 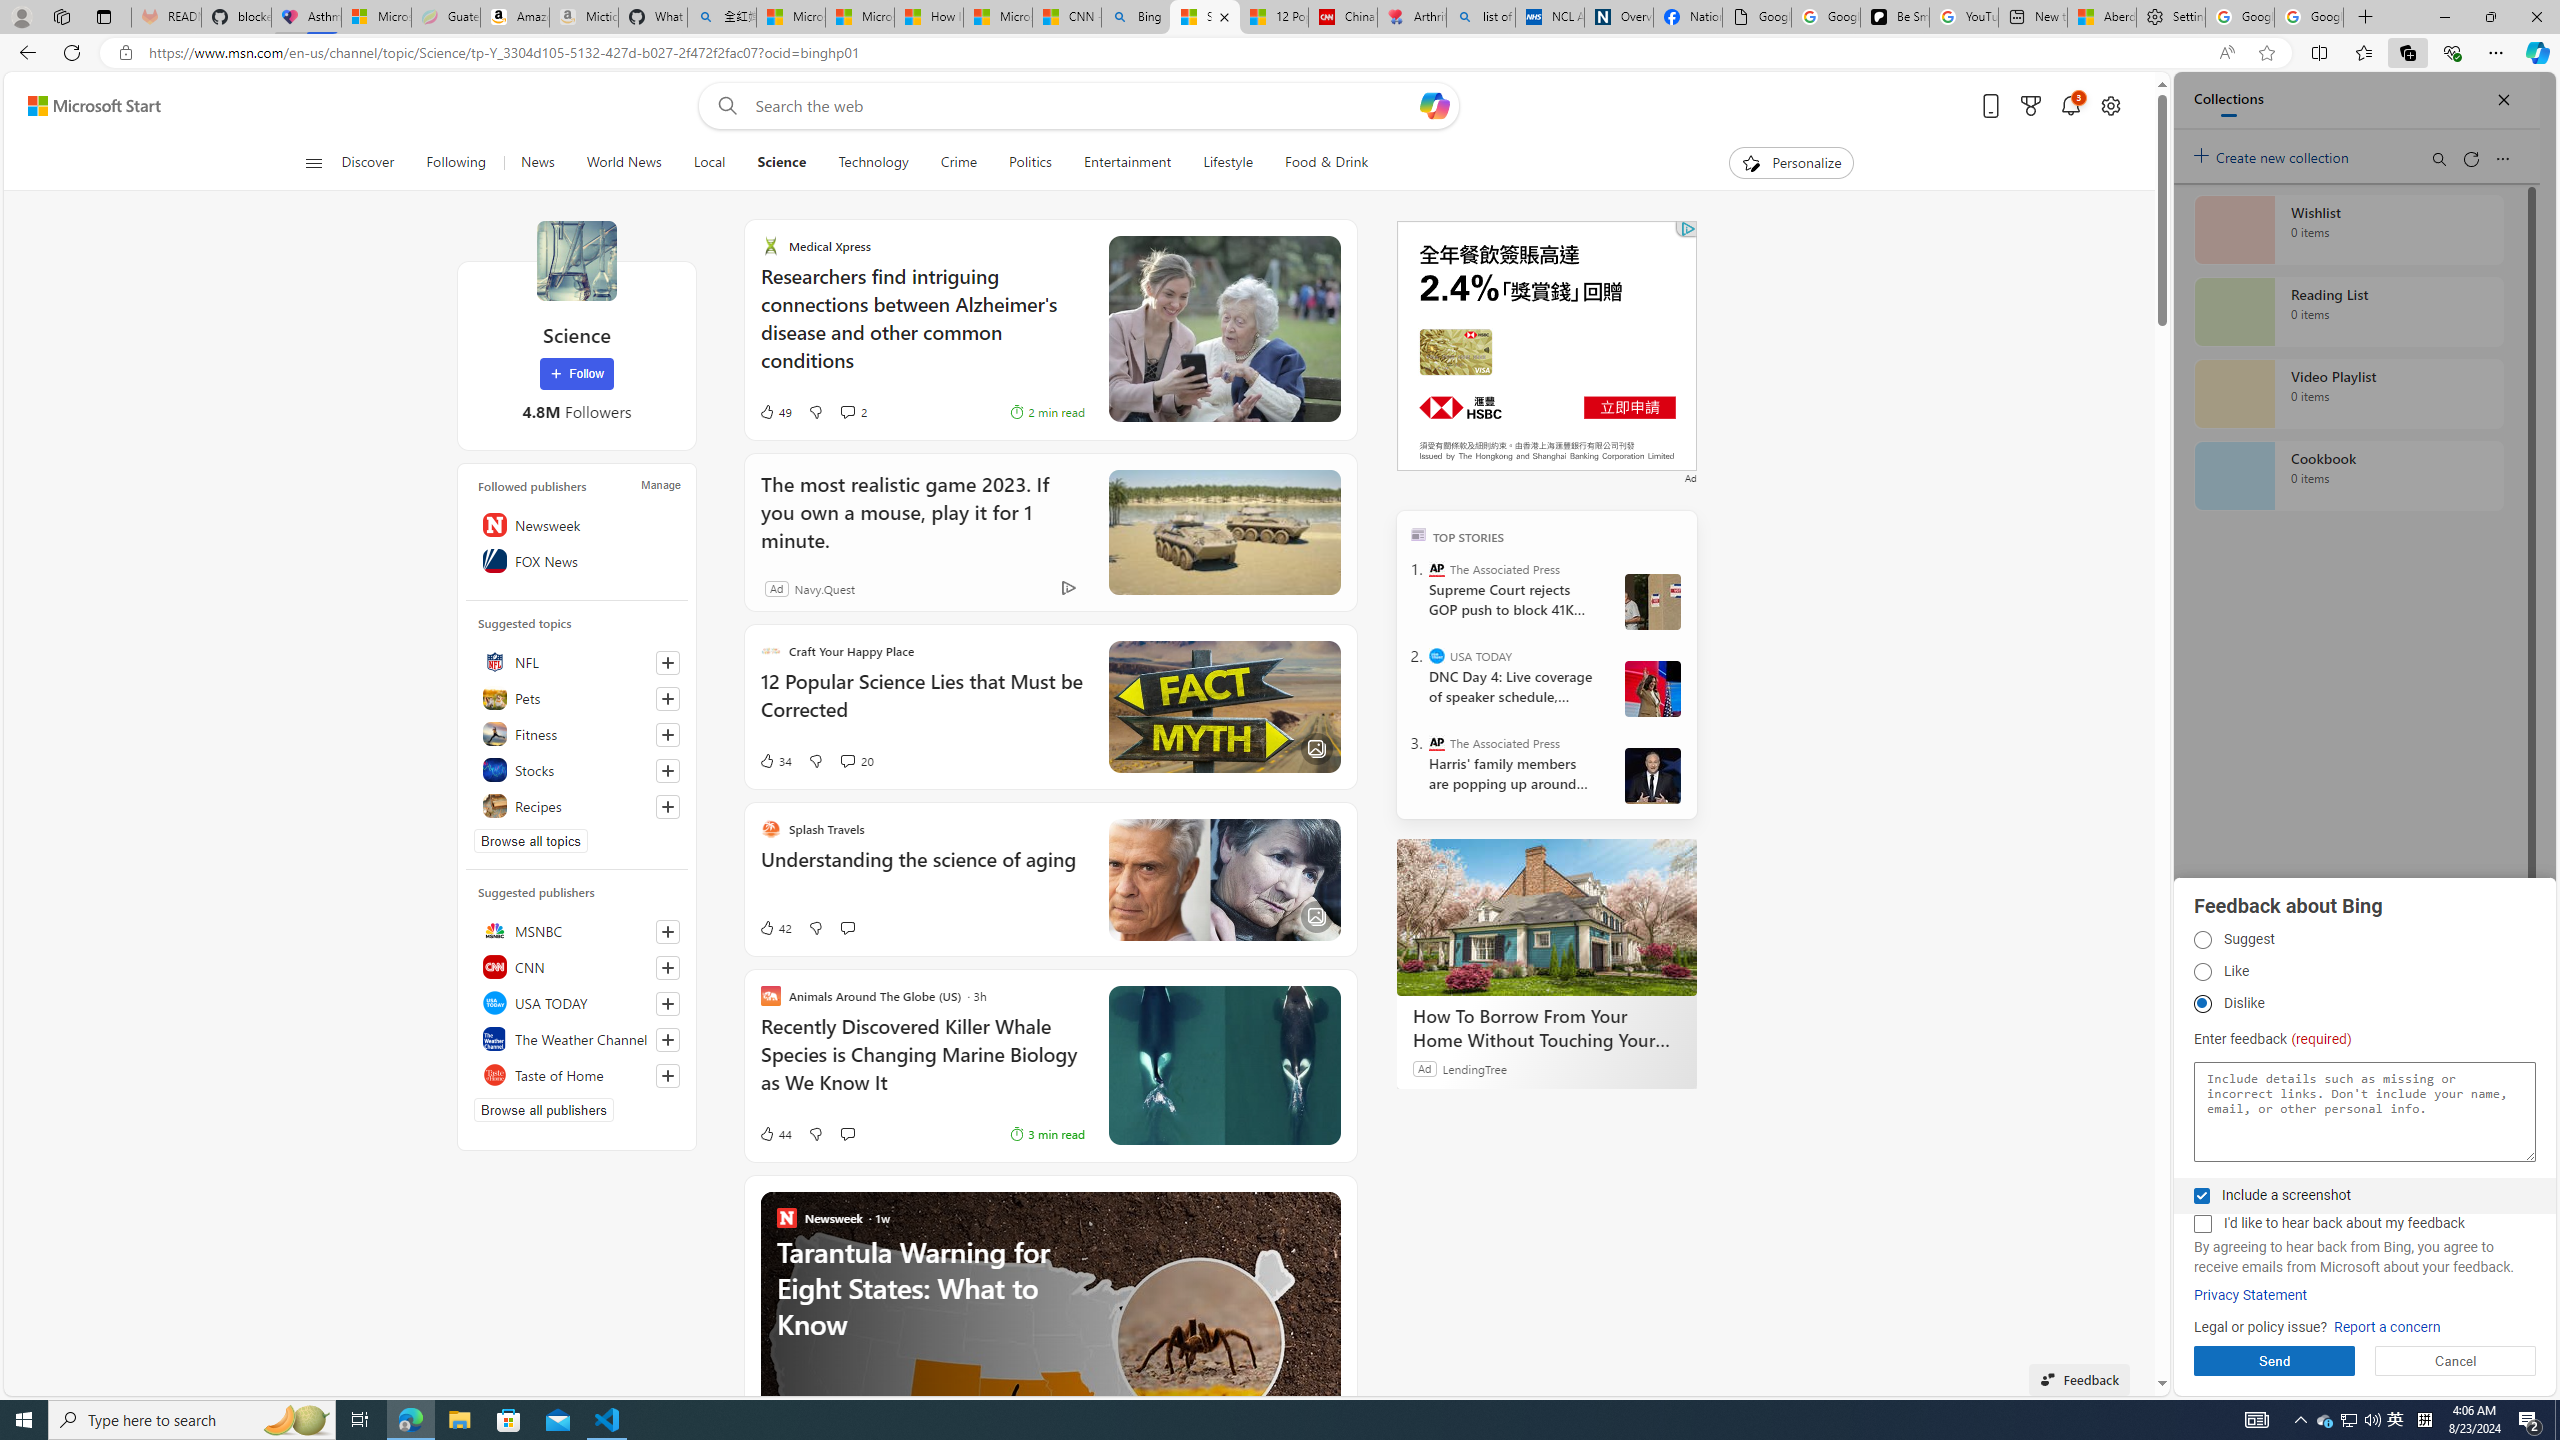 I want to click on 'Privacy Statement', so click(x=2250, y=1295).